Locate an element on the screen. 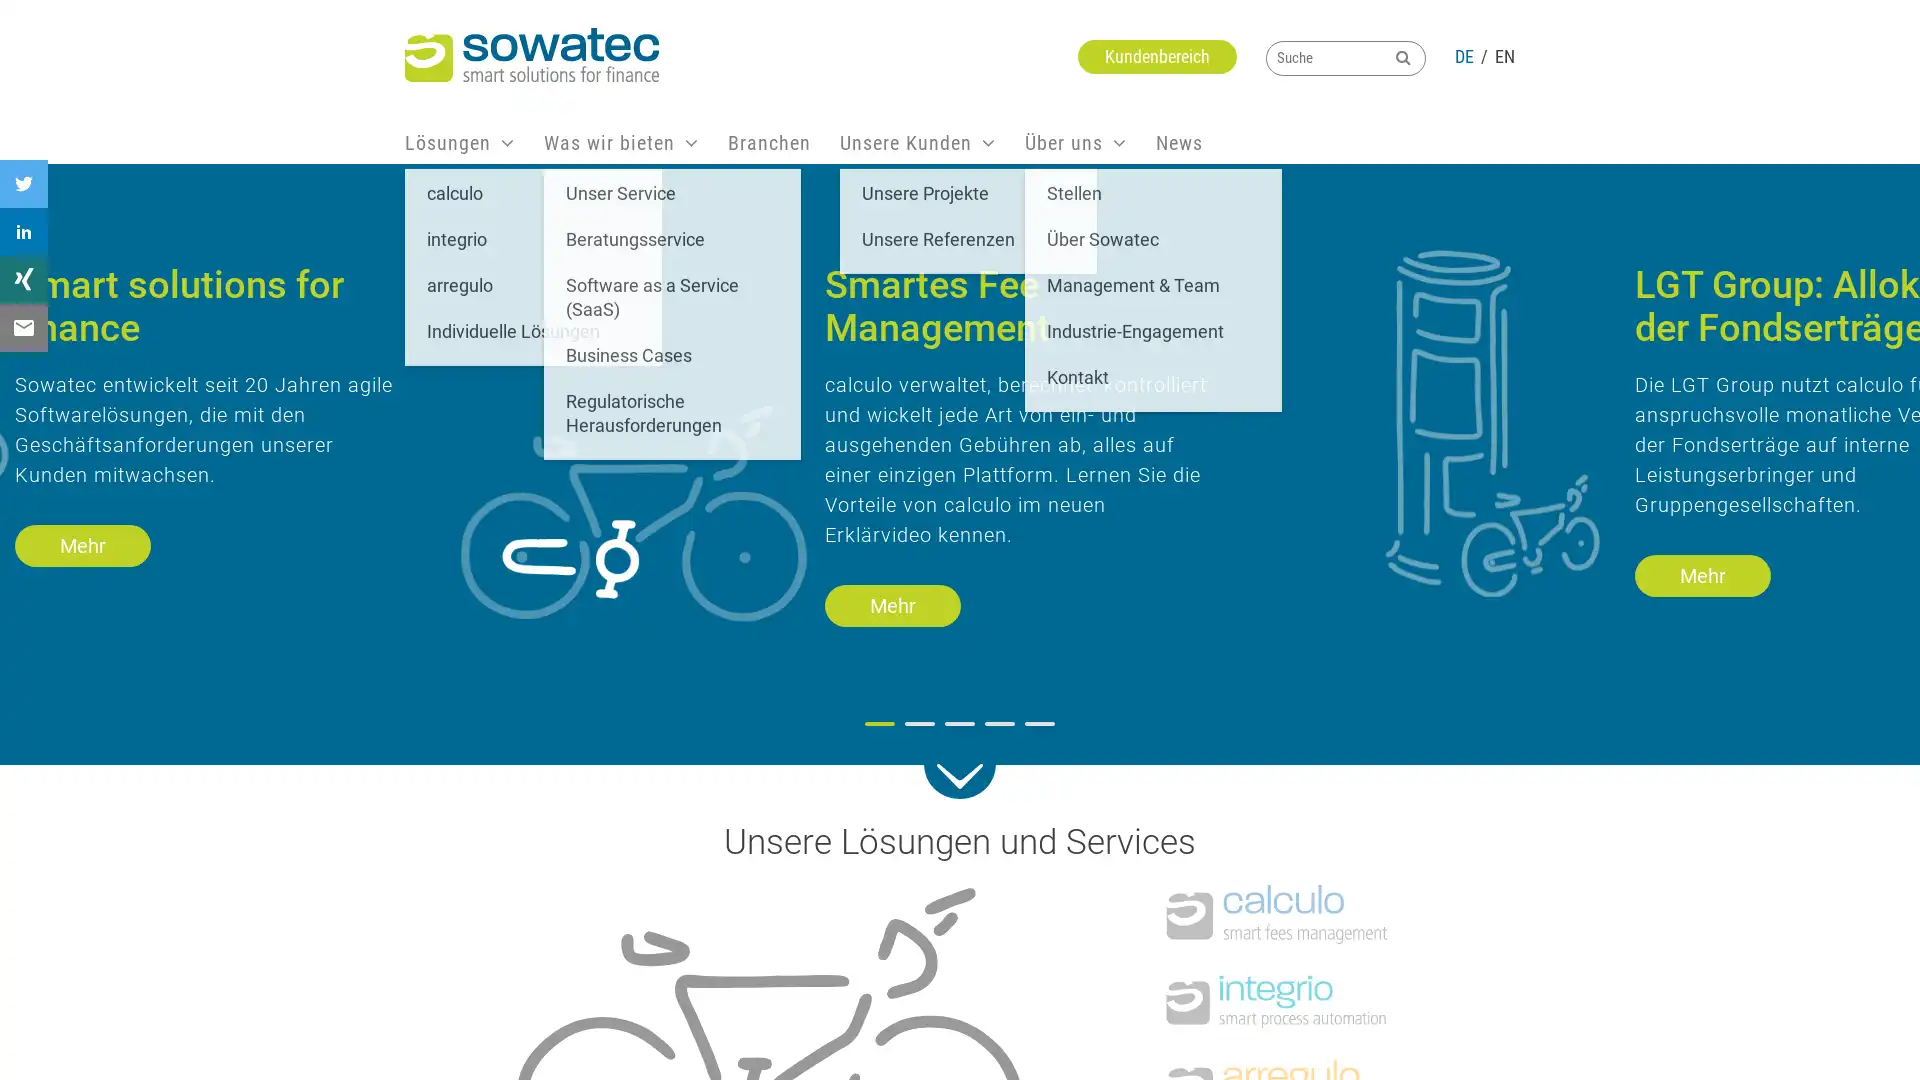  Search is located at coordinates (1402, 56).